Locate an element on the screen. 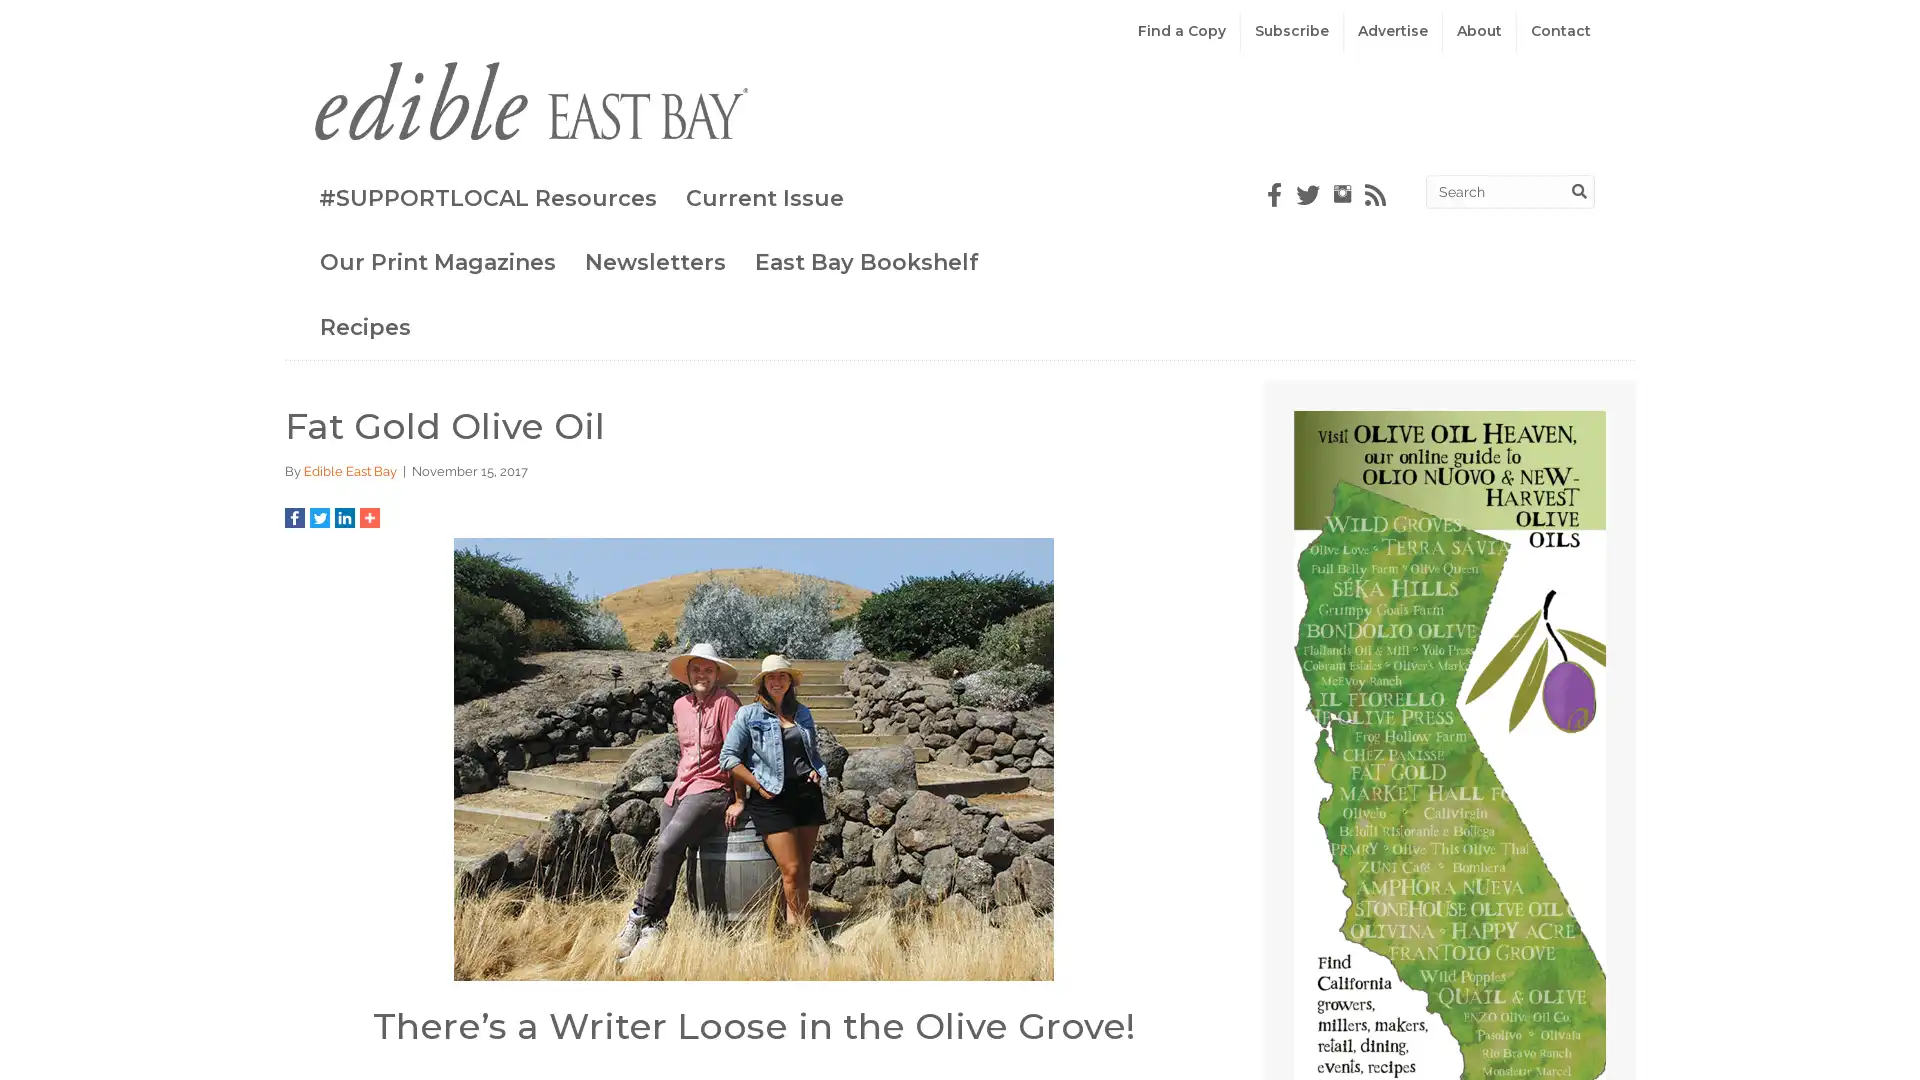  Share to Facebook is located at coordinates (286, 515).